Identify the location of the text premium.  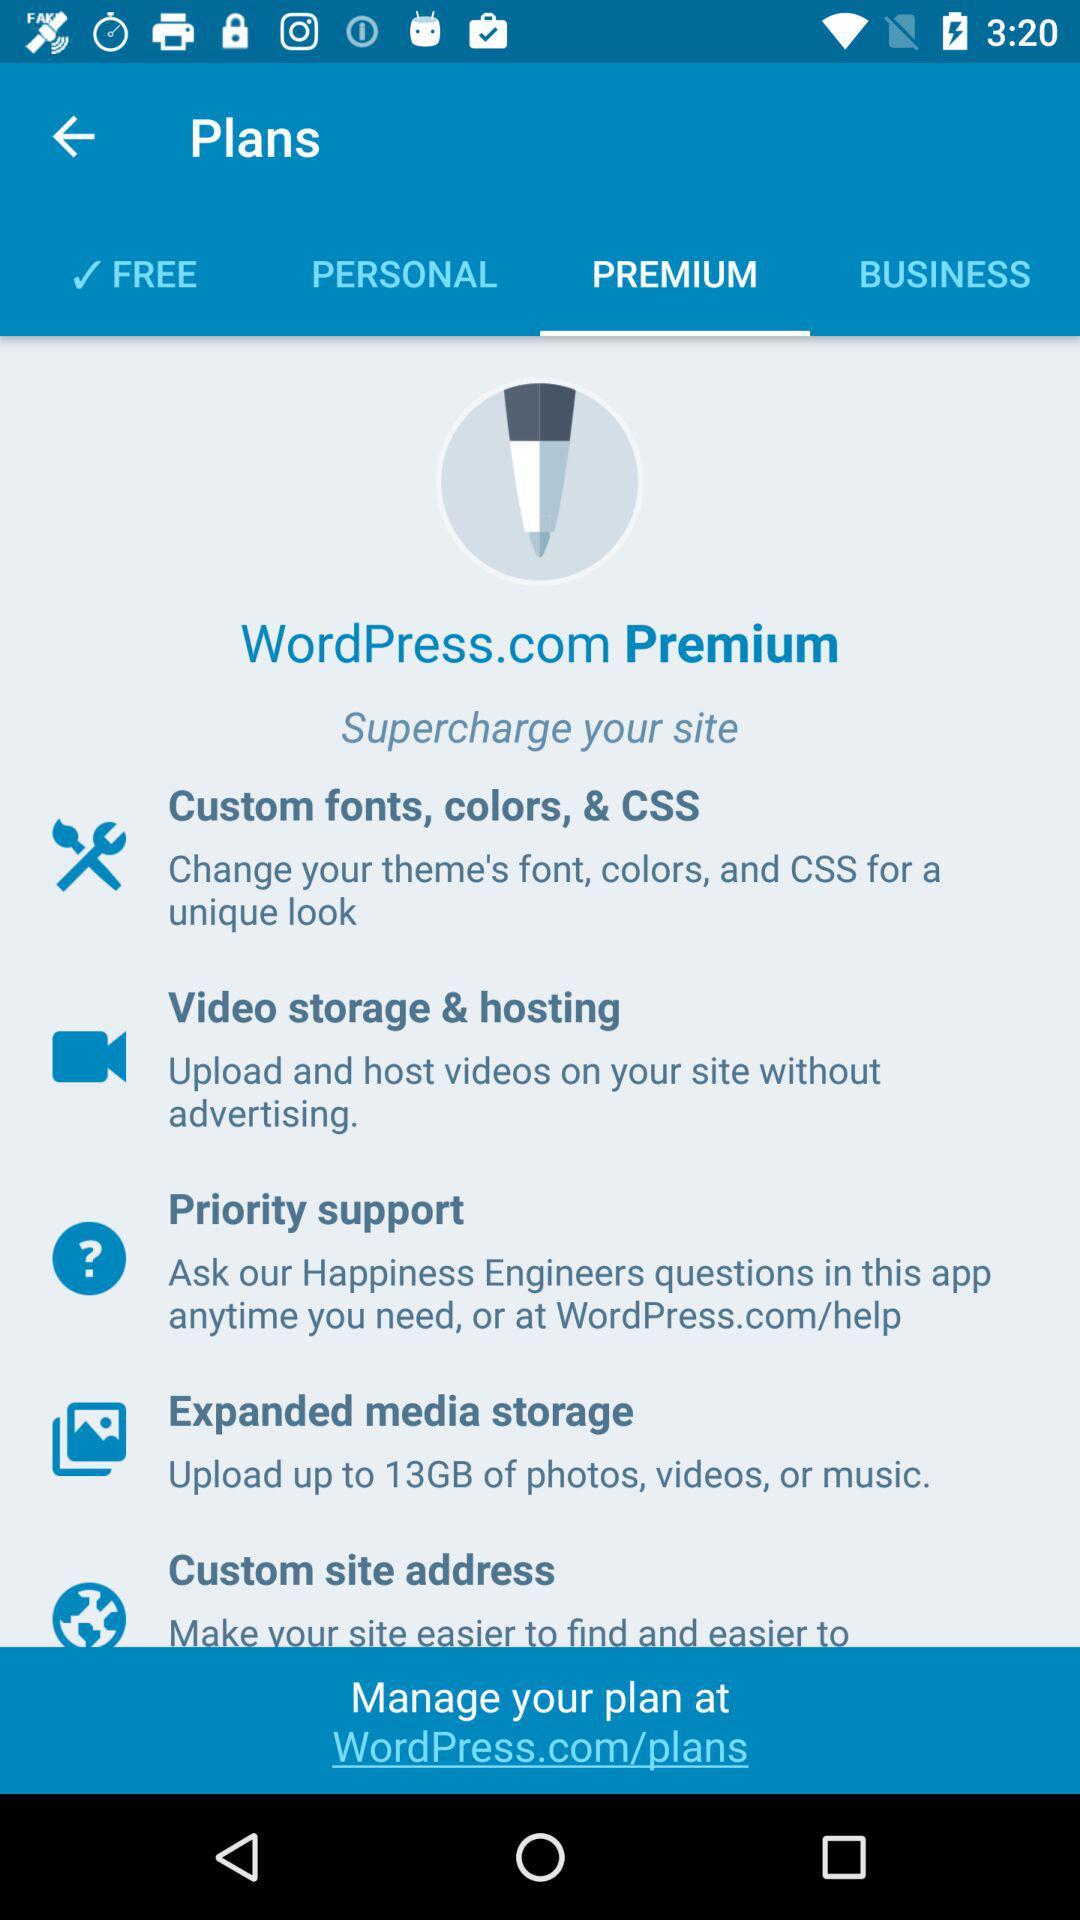
(675, 272).